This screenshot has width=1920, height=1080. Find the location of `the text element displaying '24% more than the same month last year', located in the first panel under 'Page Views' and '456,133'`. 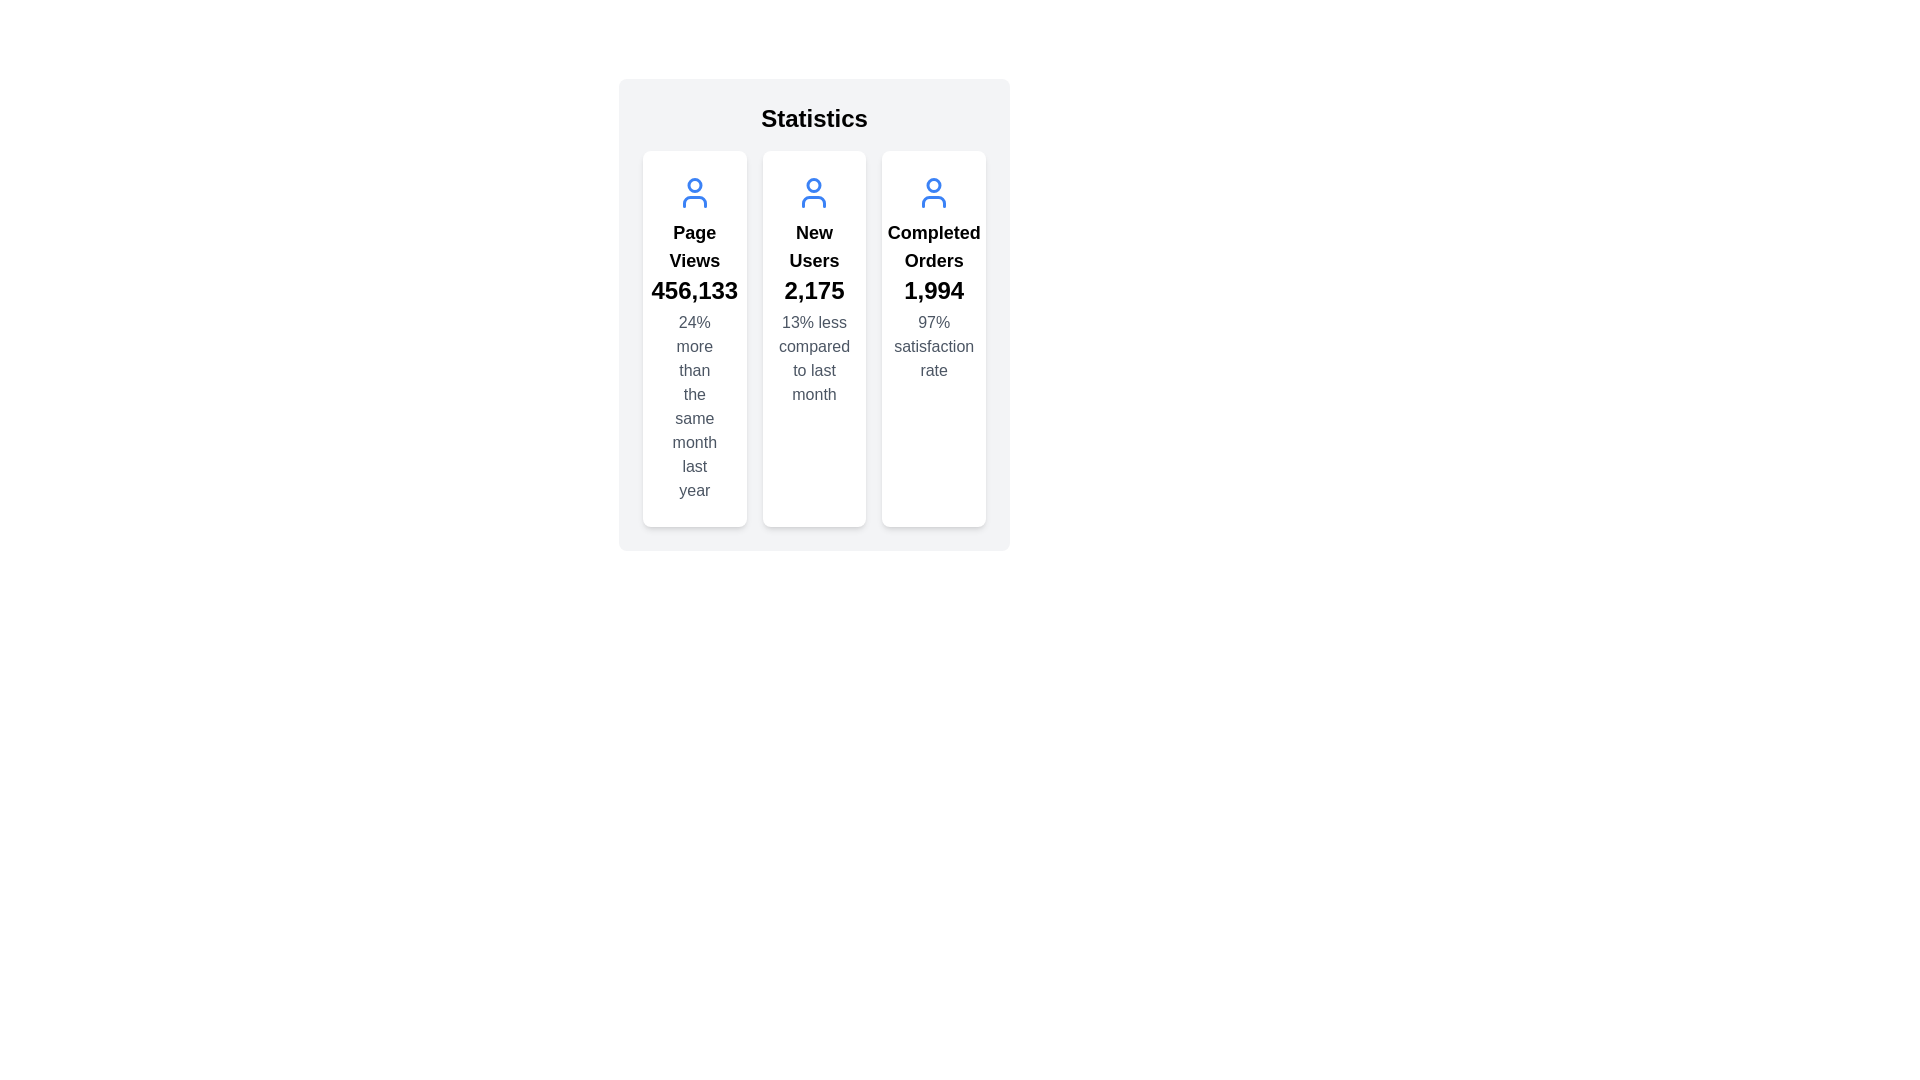

the text element displaying '24% more than the same month last year', located in the first panel under 'Page Views' and '456,133' is located at coordinates (694, 406).